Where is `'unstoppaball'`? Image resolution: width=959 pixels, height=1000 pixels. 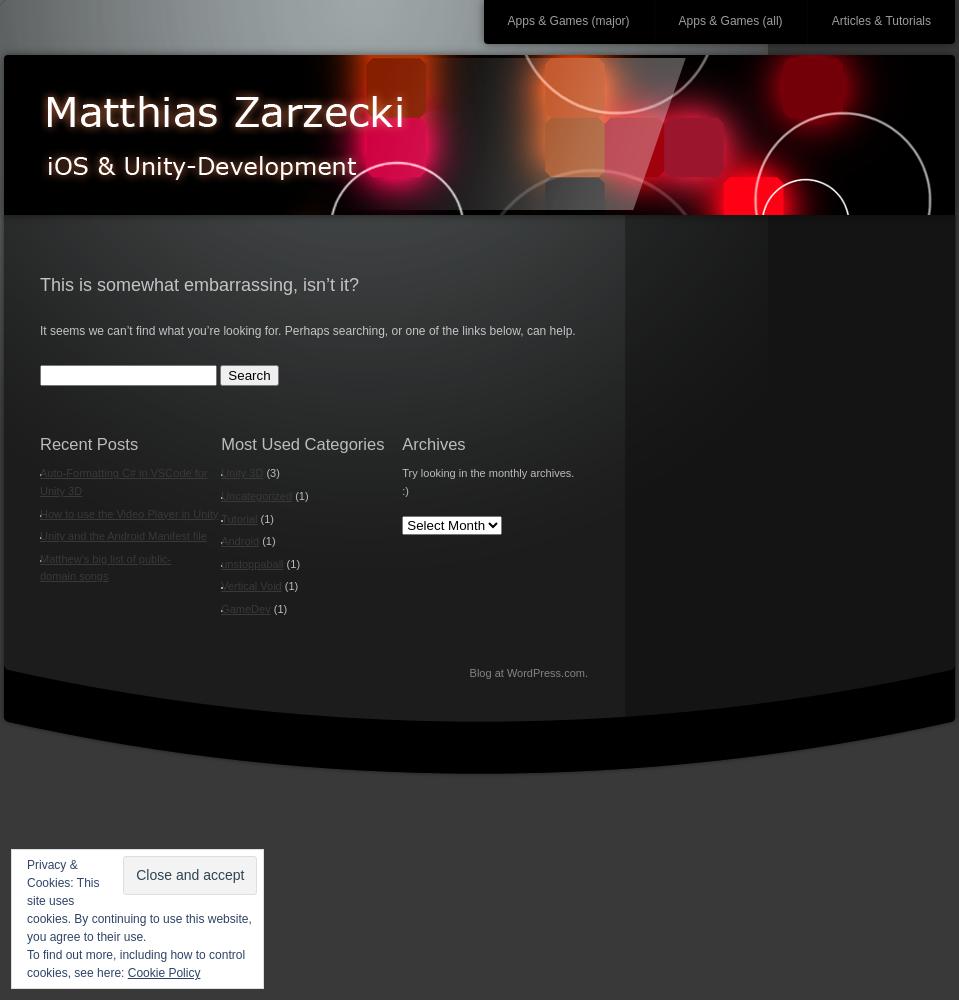 'unstoppaball' is located at coordinates (252, 562).